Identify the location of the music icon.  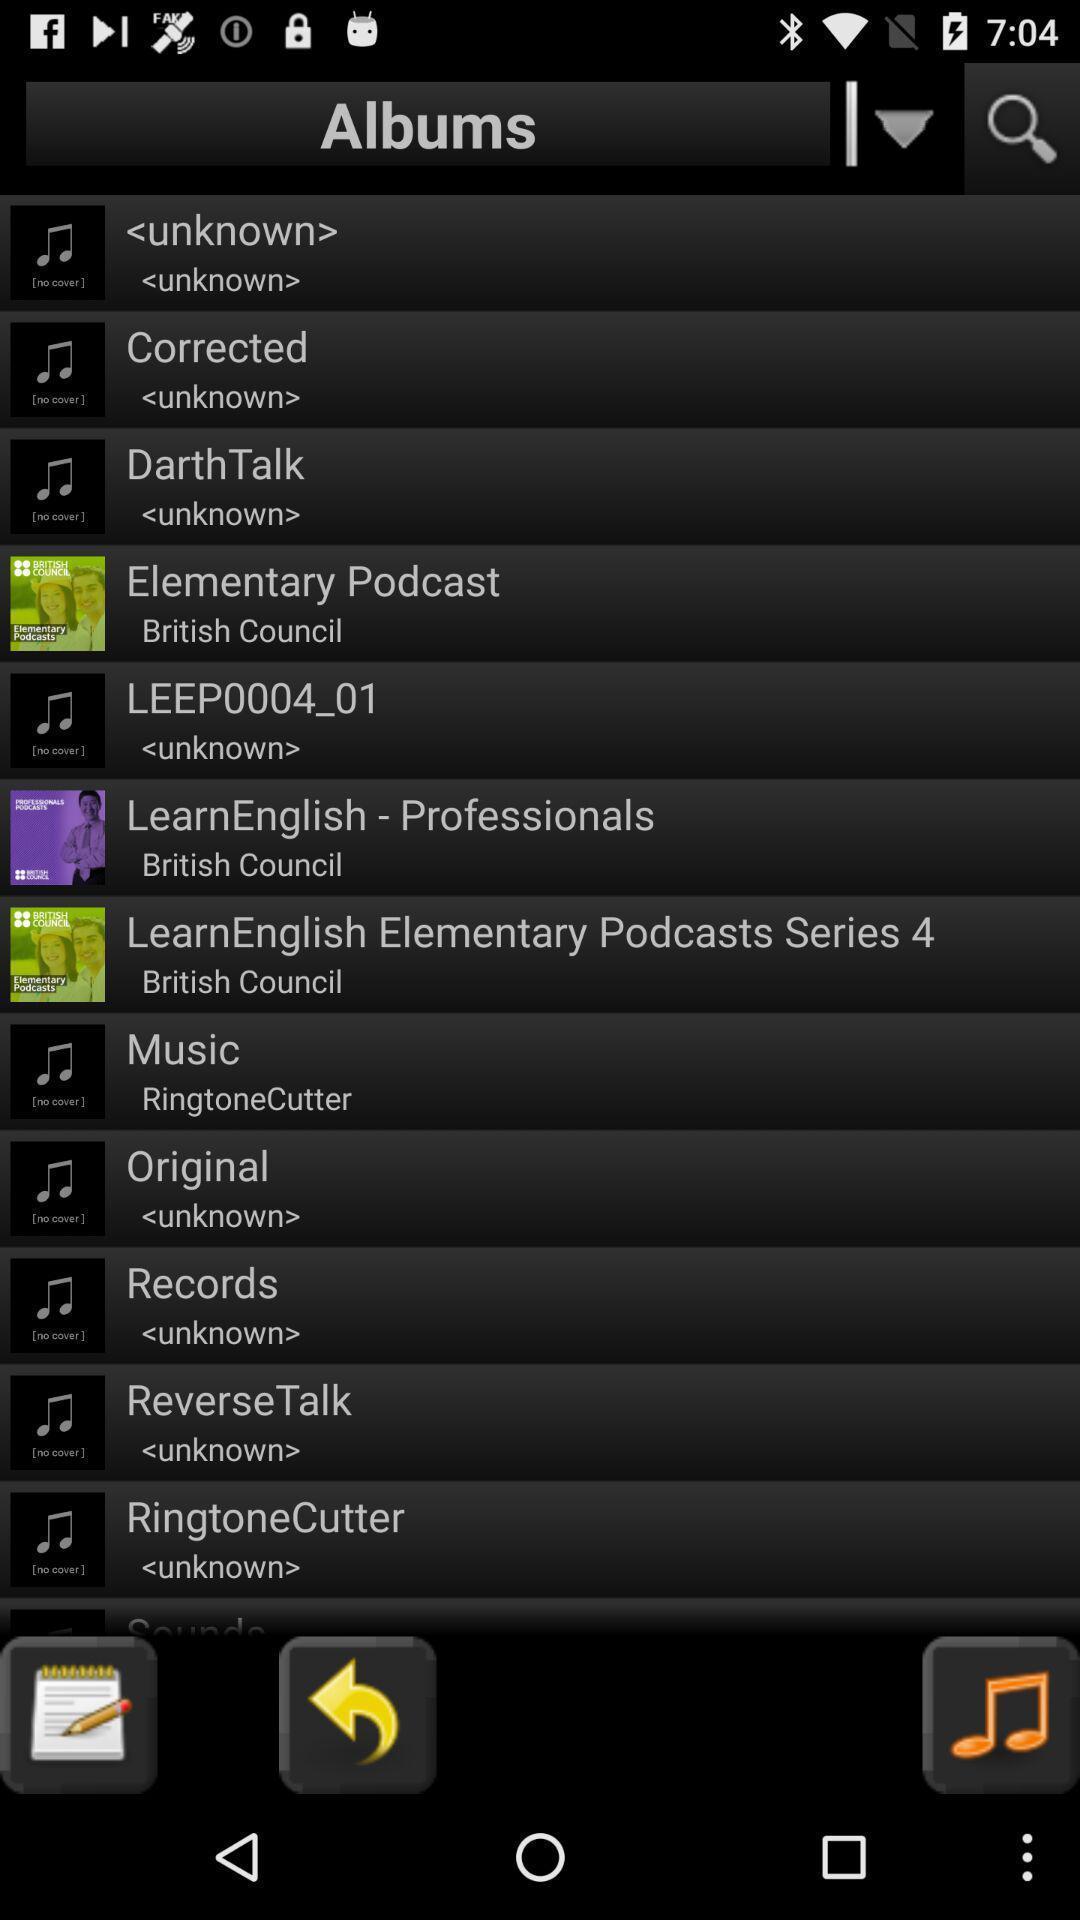
(1001, 1835).